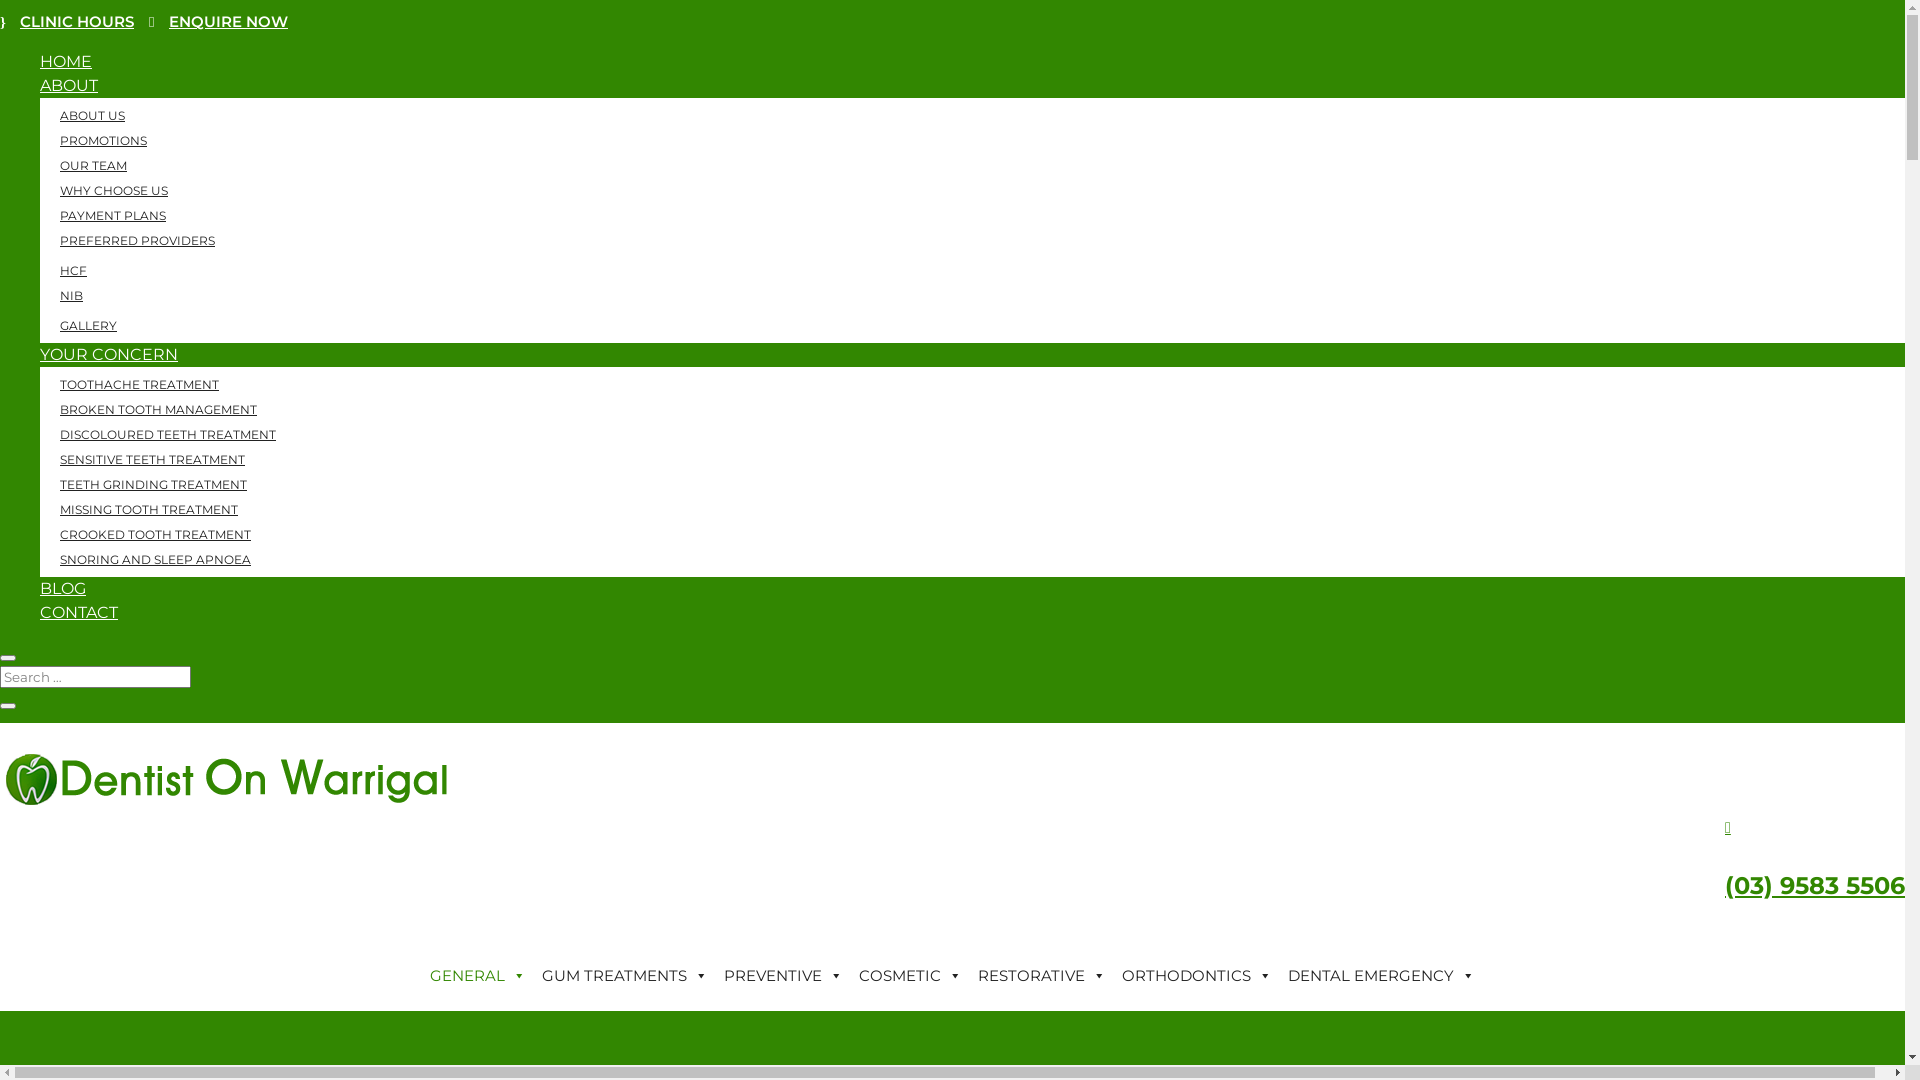 The image size is (1920, 1080). What do you see at coordinates (157, 408) in the screenshot?
I see `'BROKEN TOOTH MANAGEMENT'` at bounding box center [157, 408].